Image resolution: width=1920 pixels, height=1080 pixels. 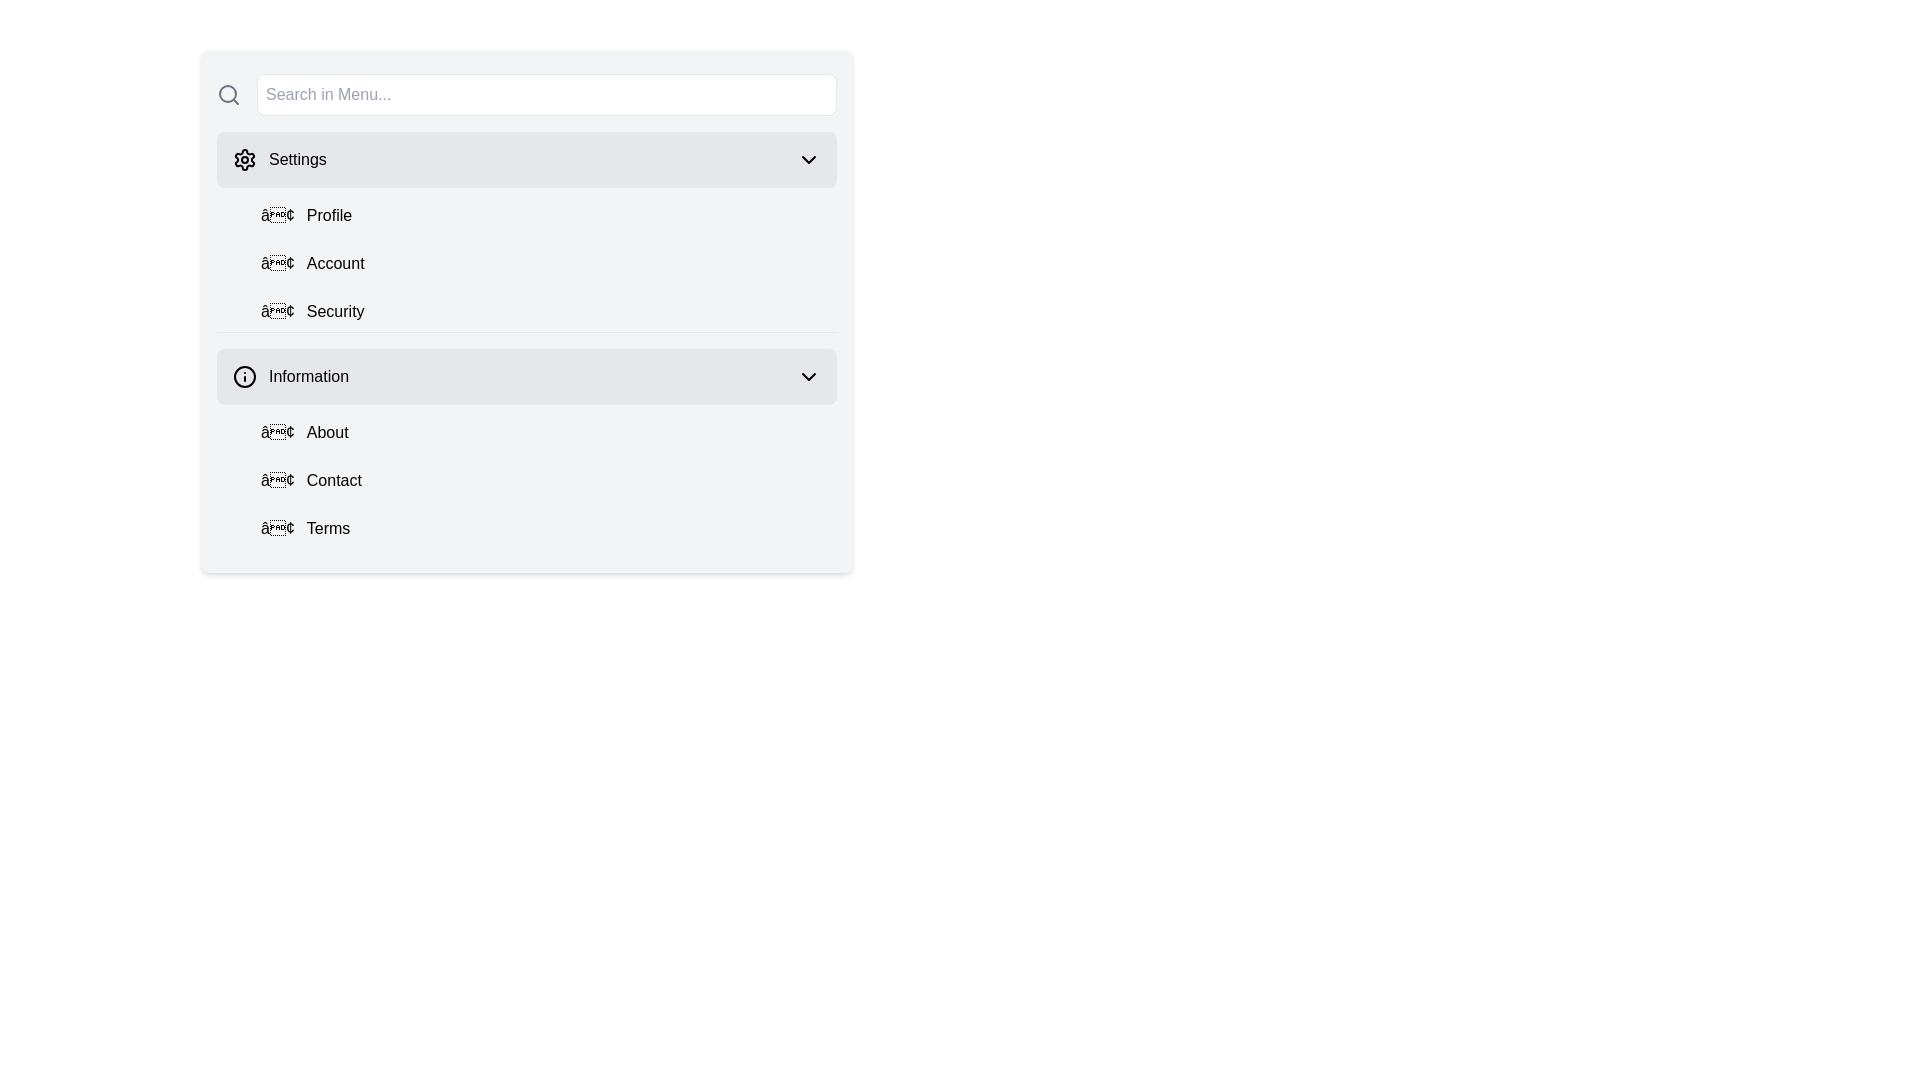 I want to click on the 'Settings' menu item, which features a text label and a gear icon, so click(x=278, y=158).